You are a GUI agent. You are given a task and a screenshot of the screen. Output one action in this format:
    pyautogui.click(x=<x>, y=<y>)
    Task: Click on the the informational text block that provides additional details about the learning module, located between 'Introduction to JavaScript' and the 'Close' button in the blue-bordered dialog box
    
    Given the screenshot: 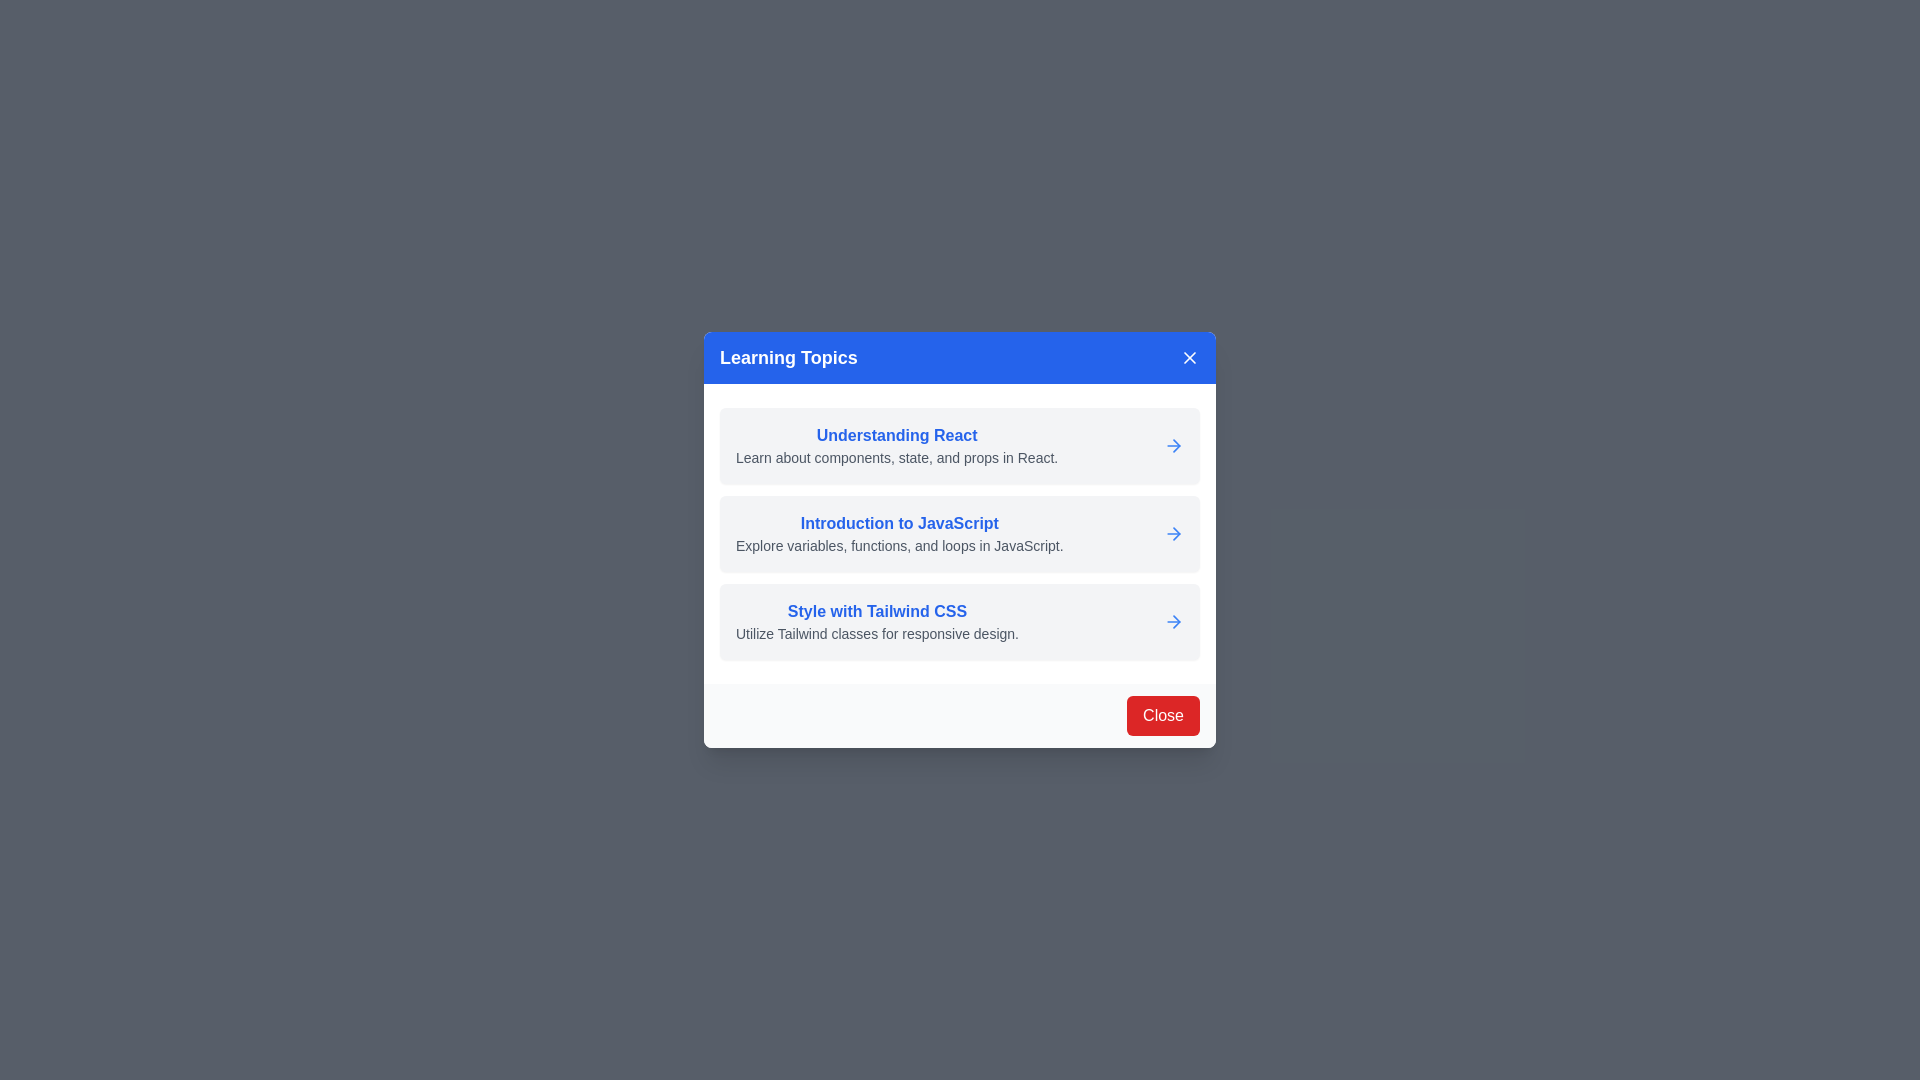 What is the action you would take?
    pyautogui.click(x=877, y=620)
    